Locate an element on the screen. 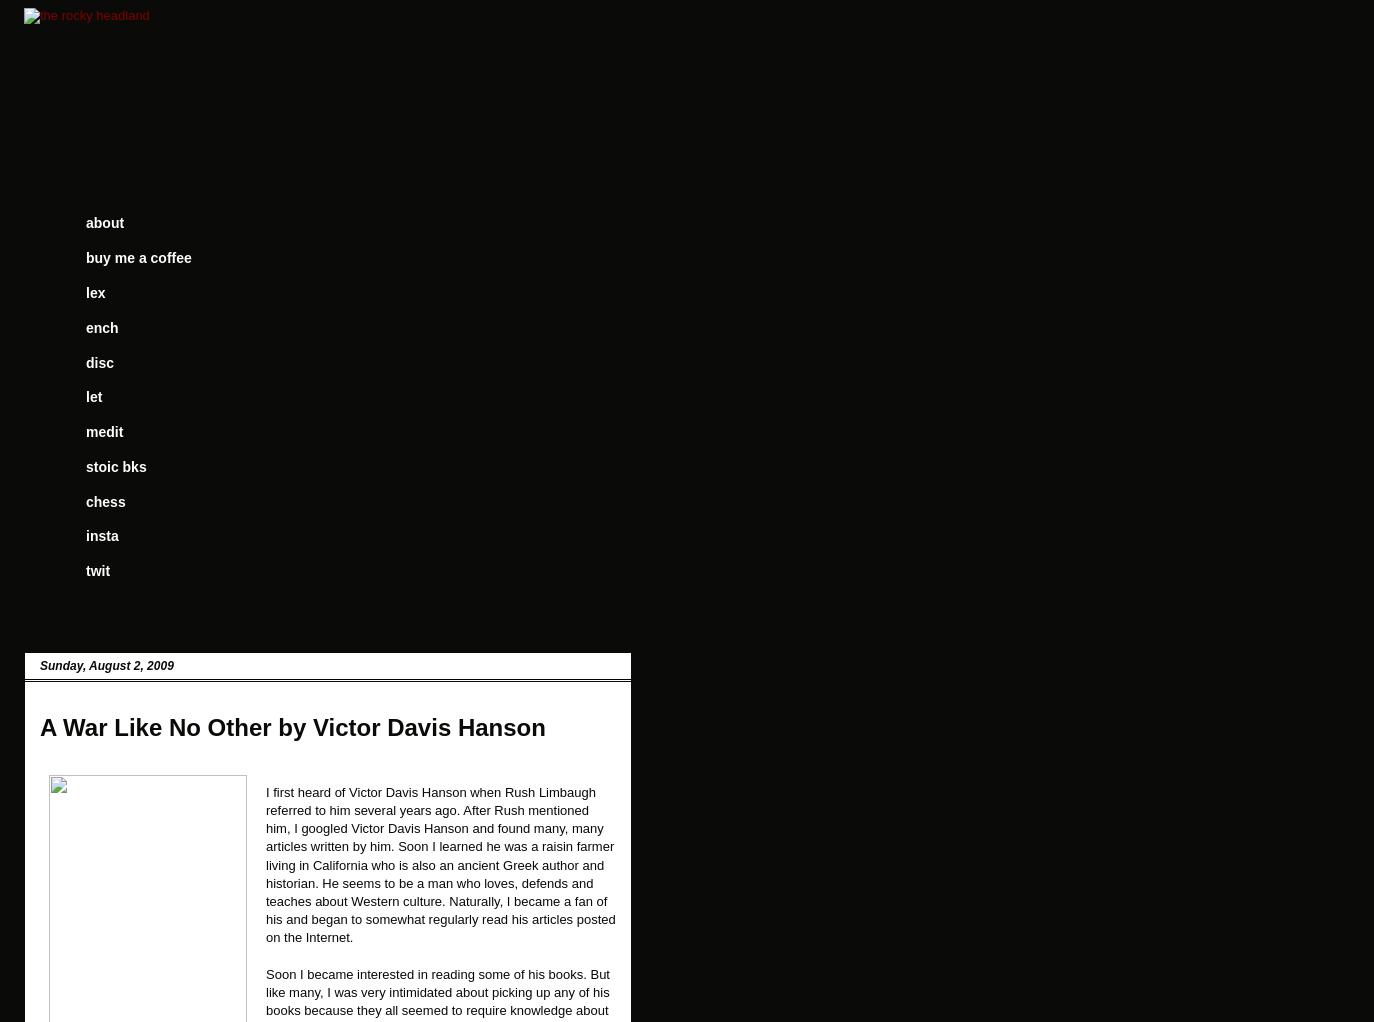 The height and width of the screenshot is (1022, 1374). 'medit' is located at coordinates (103, 431).